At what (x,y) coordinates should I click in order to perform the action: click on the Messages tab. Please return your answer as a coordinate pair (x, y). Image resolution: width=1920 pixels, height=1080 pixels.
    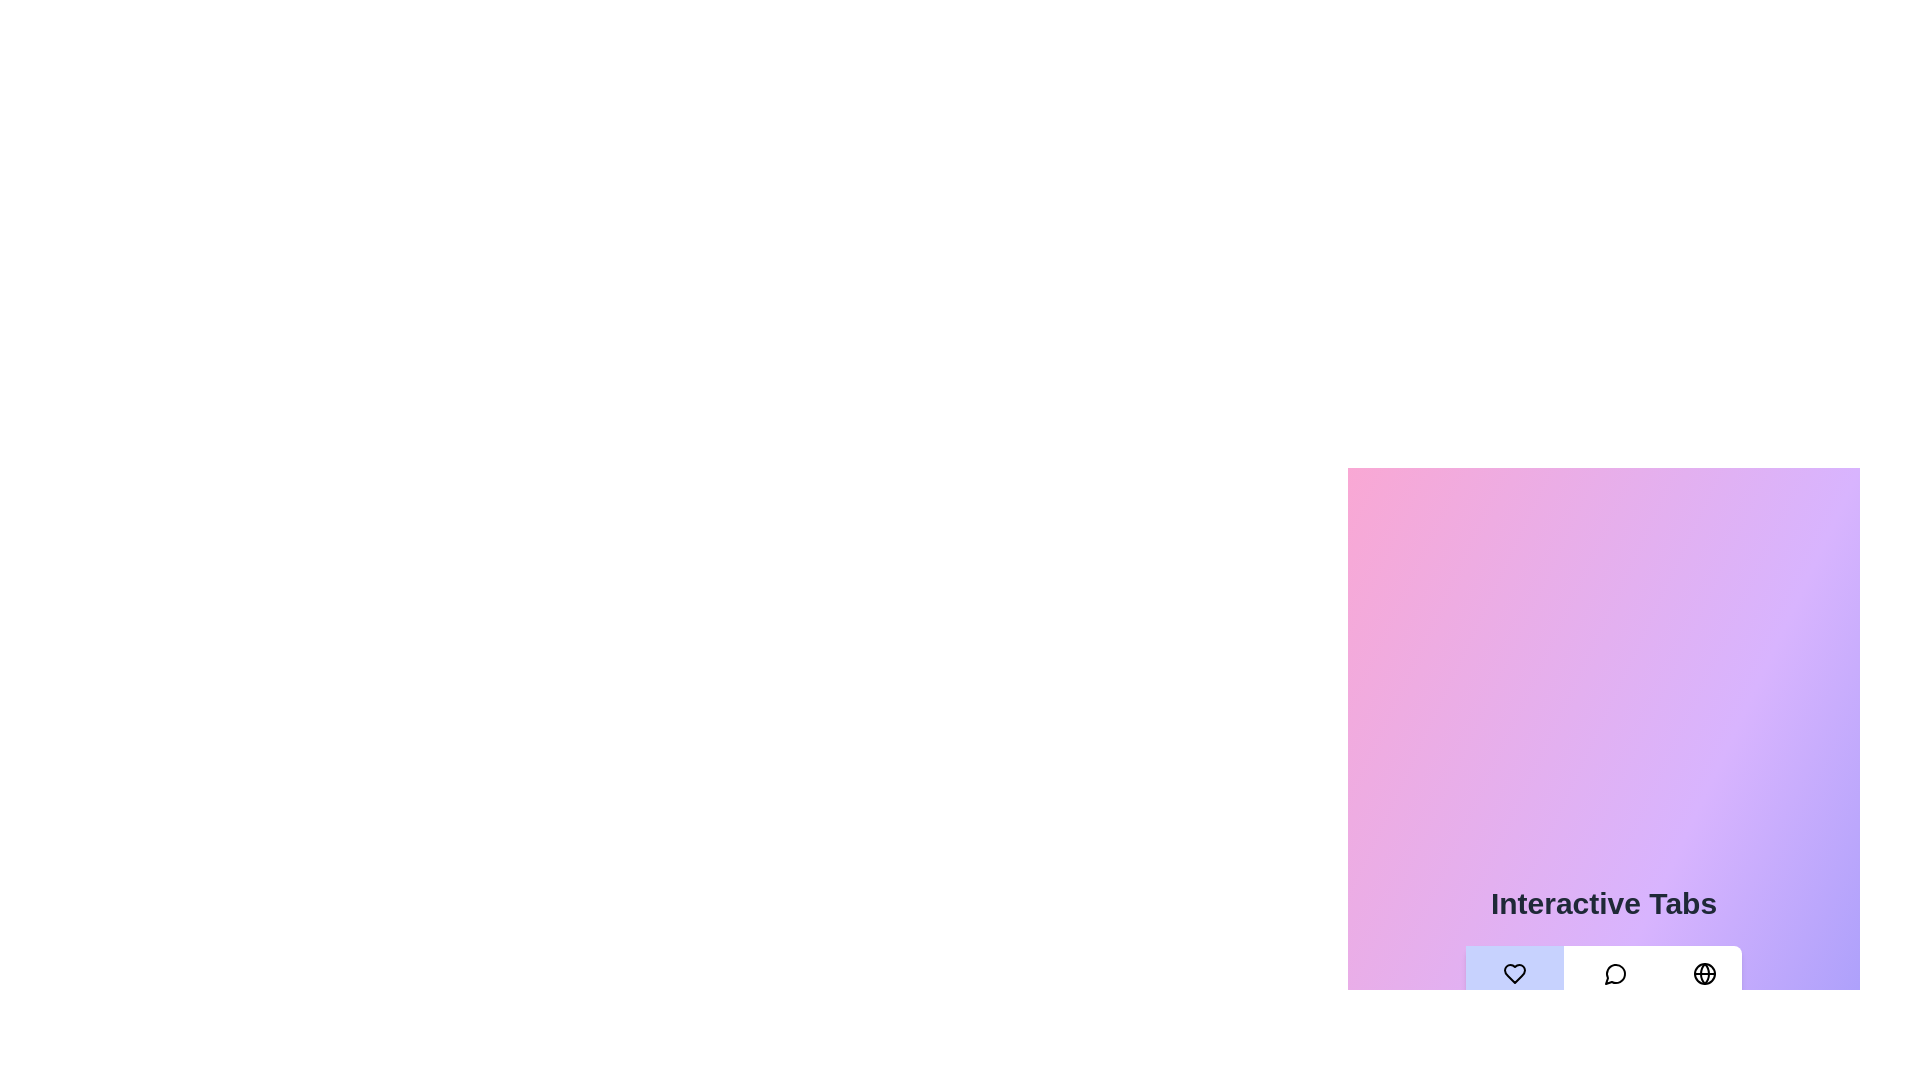
    Looking at the image, I should click on (1616, 990).